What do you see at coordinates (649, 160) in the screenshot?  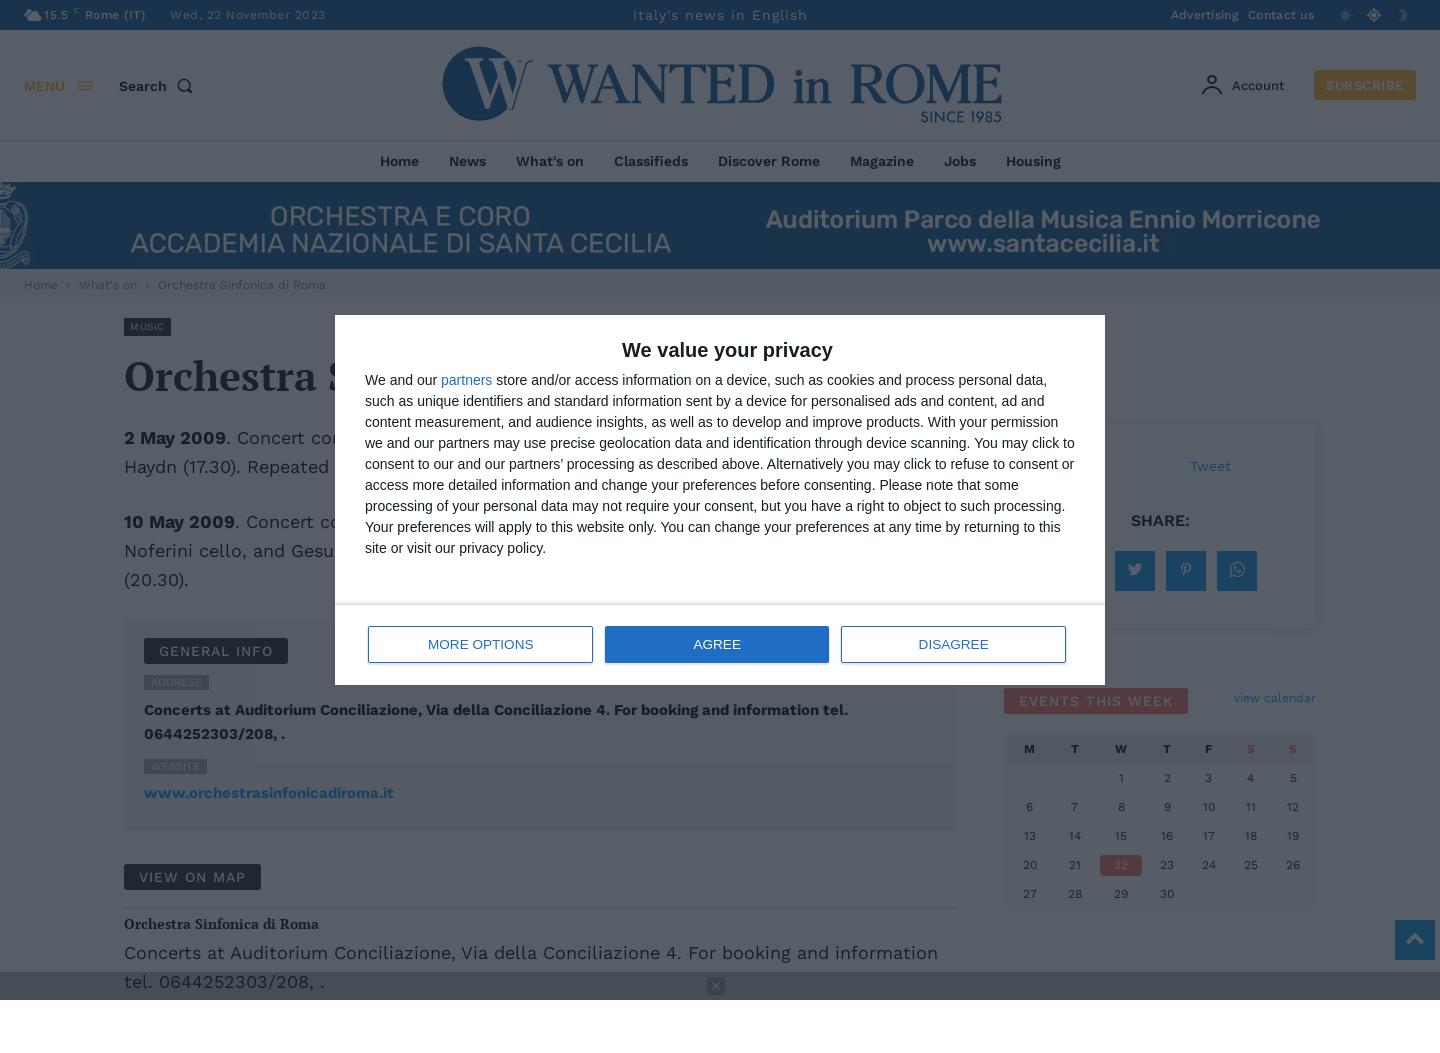 I see `'Classifieds'` at bounding box center [649, 160].